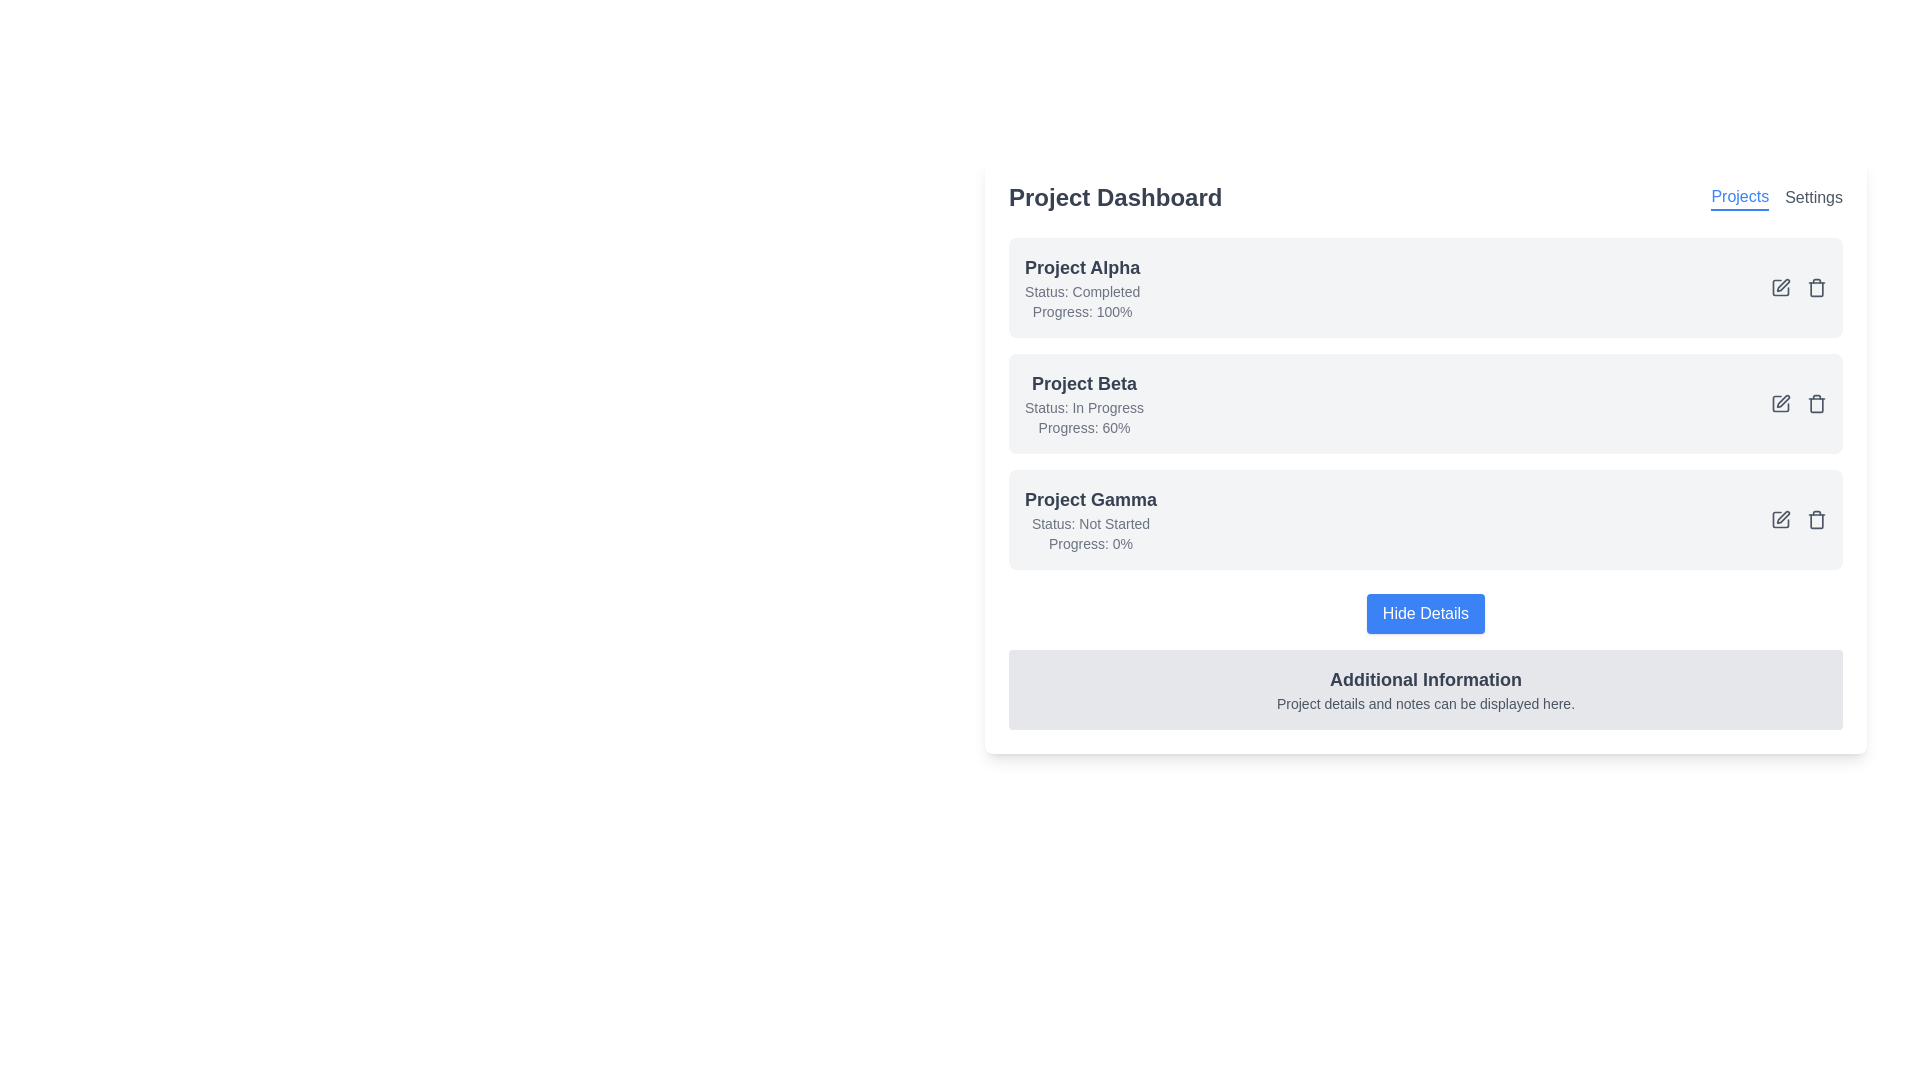 This screenshot has height=1080, width=1920. What do you see at coordinates (1817, 519) in the screenshot?
I see `the minimalist line-art styled trash icon located on the far-right side of the 'Project Gamma' section in the project list` at bounding box center [1817, 519].